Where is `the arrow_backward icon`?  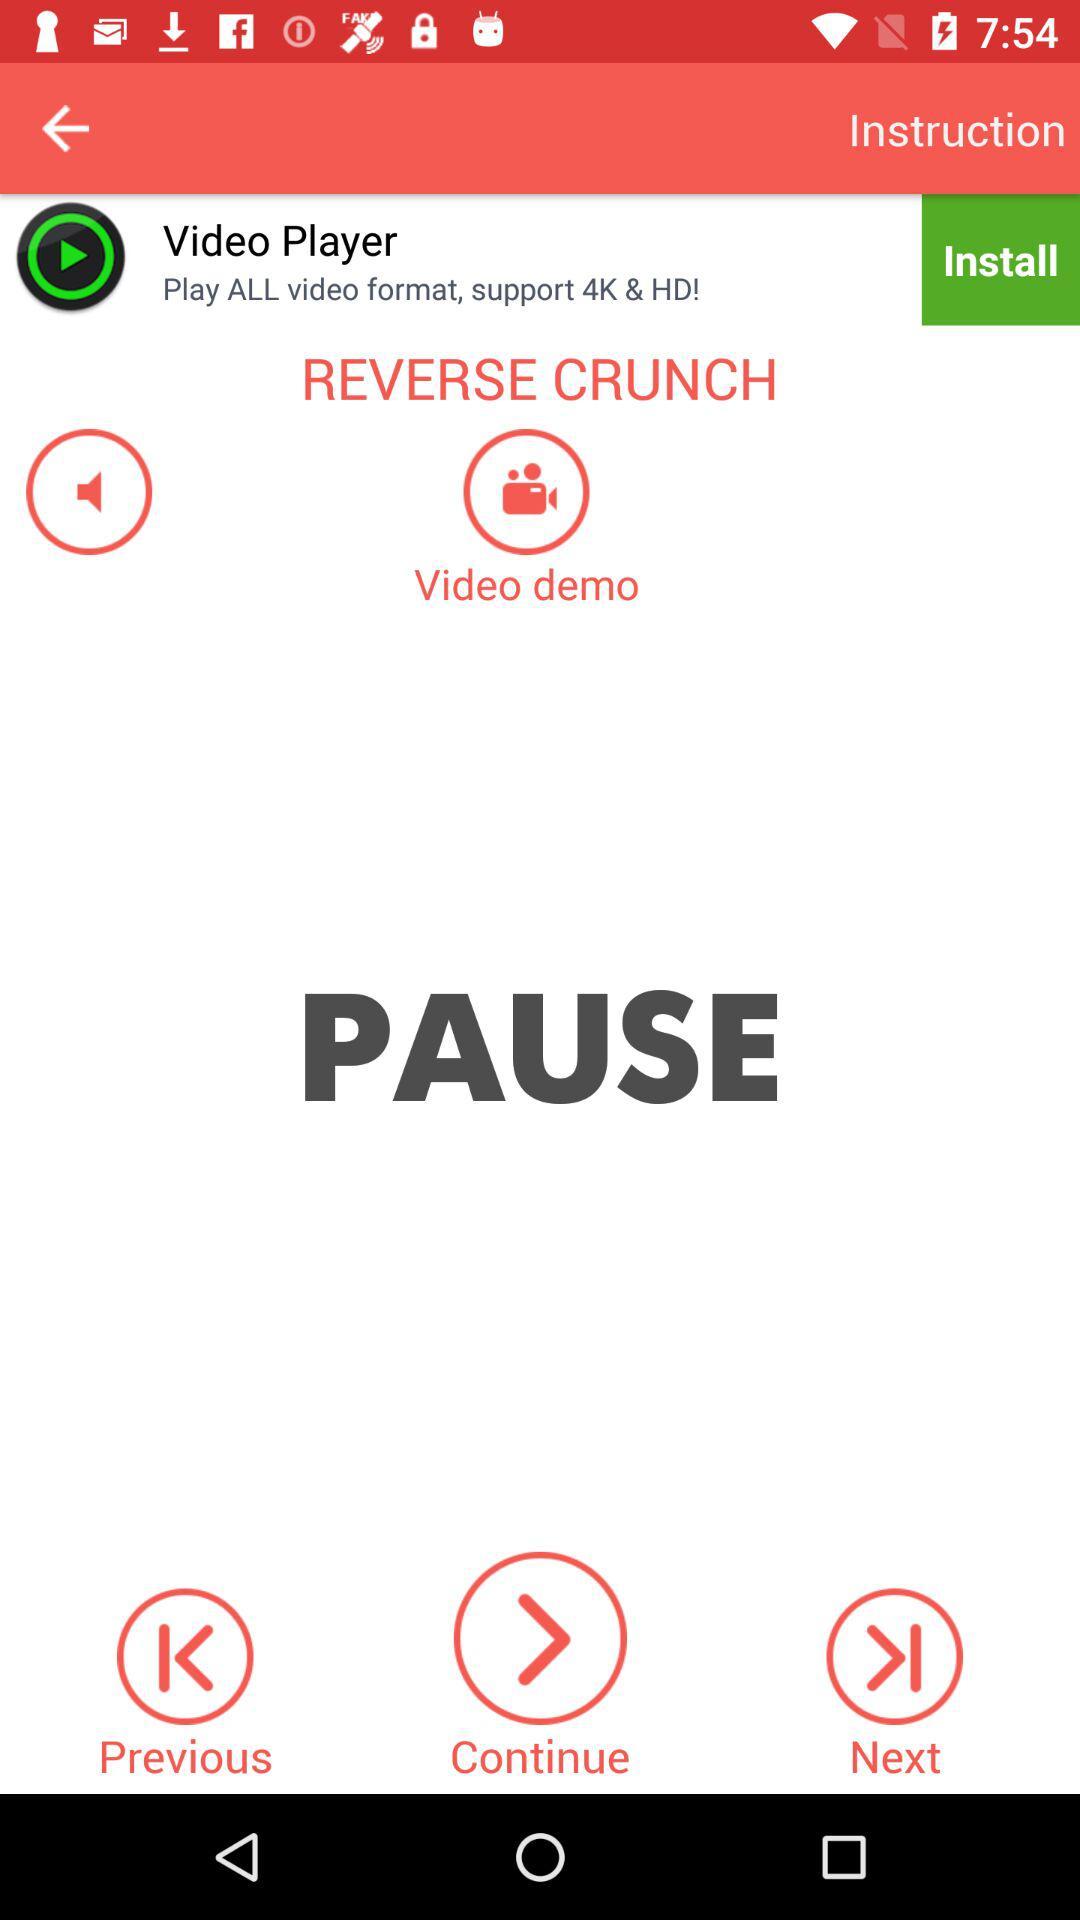
the arrow_backward icon is located at coordinates (64, 127).